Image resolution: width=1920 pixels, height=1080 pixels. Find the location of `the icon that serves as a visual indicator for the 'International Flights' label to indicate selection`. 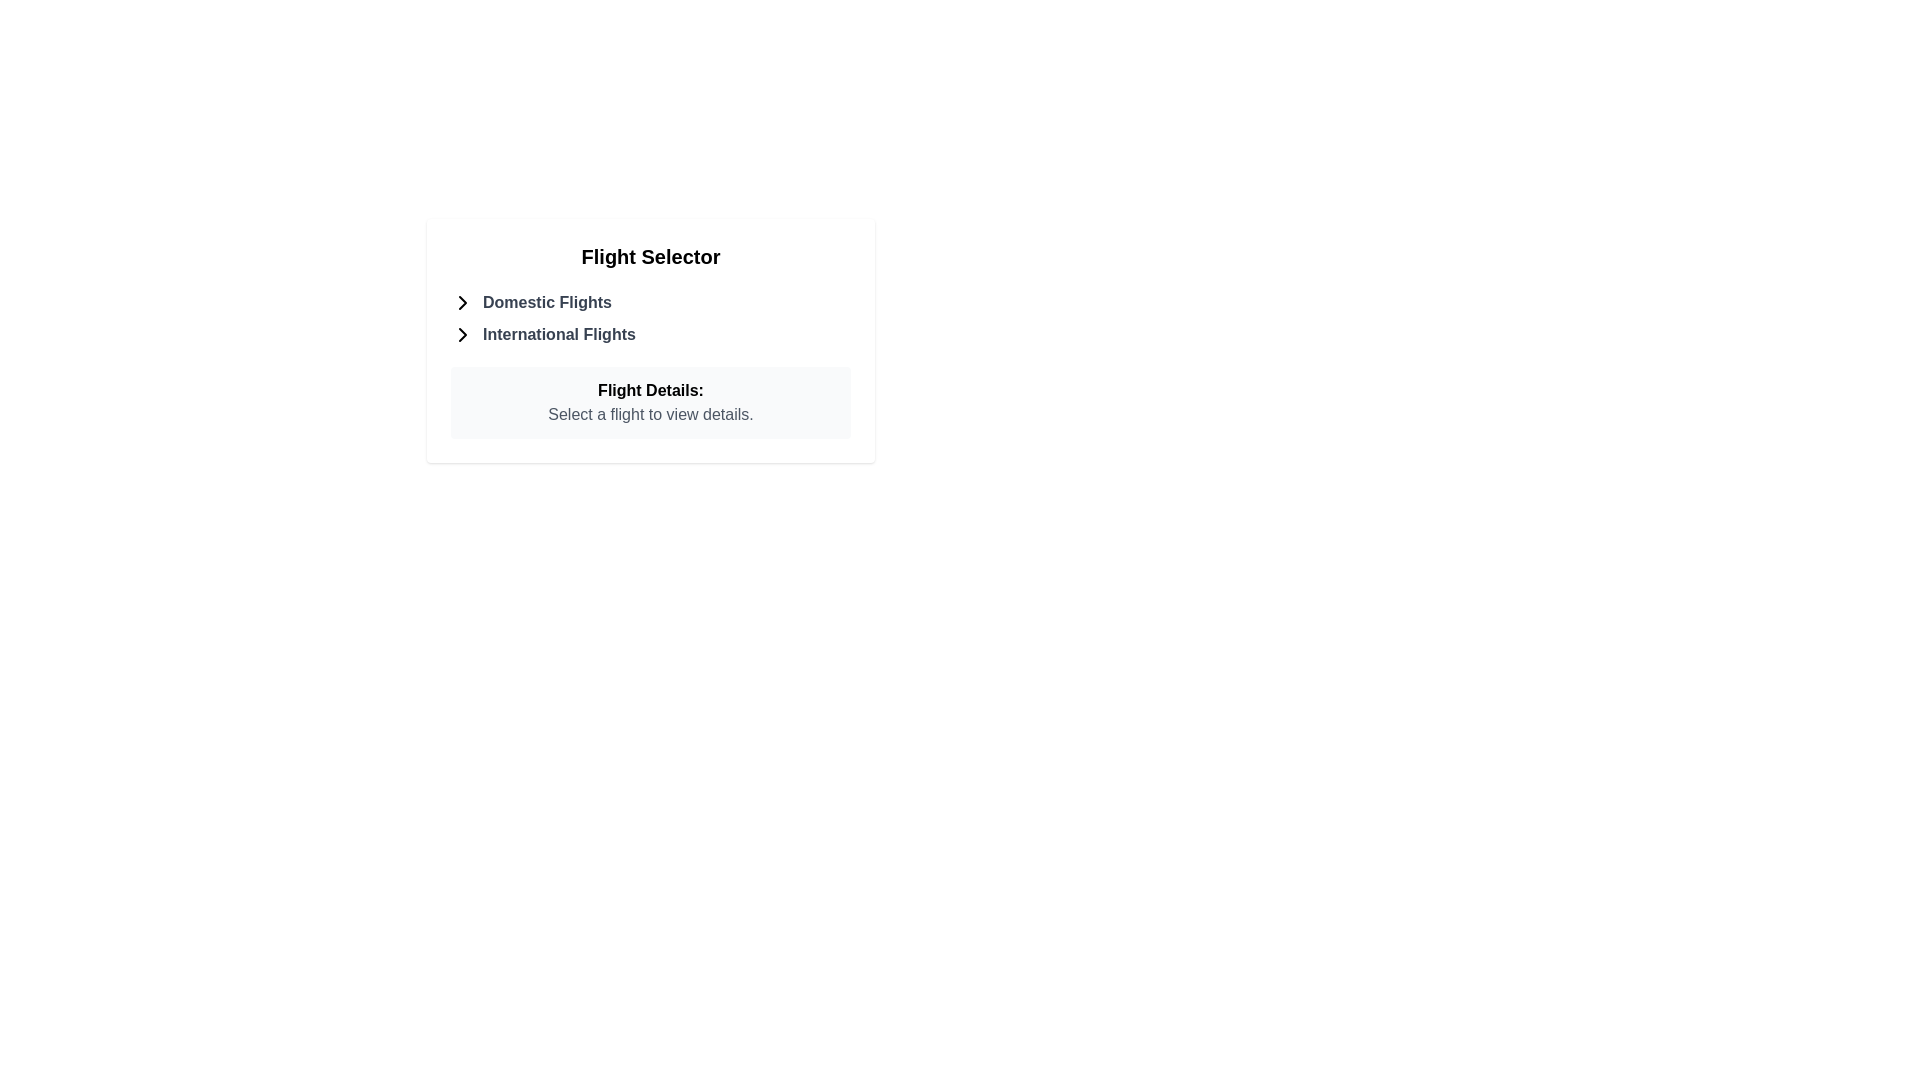

the icon that serves as a visual indicator for the 'International Flights' label to indicate selection is located at coordinates (461, 334).